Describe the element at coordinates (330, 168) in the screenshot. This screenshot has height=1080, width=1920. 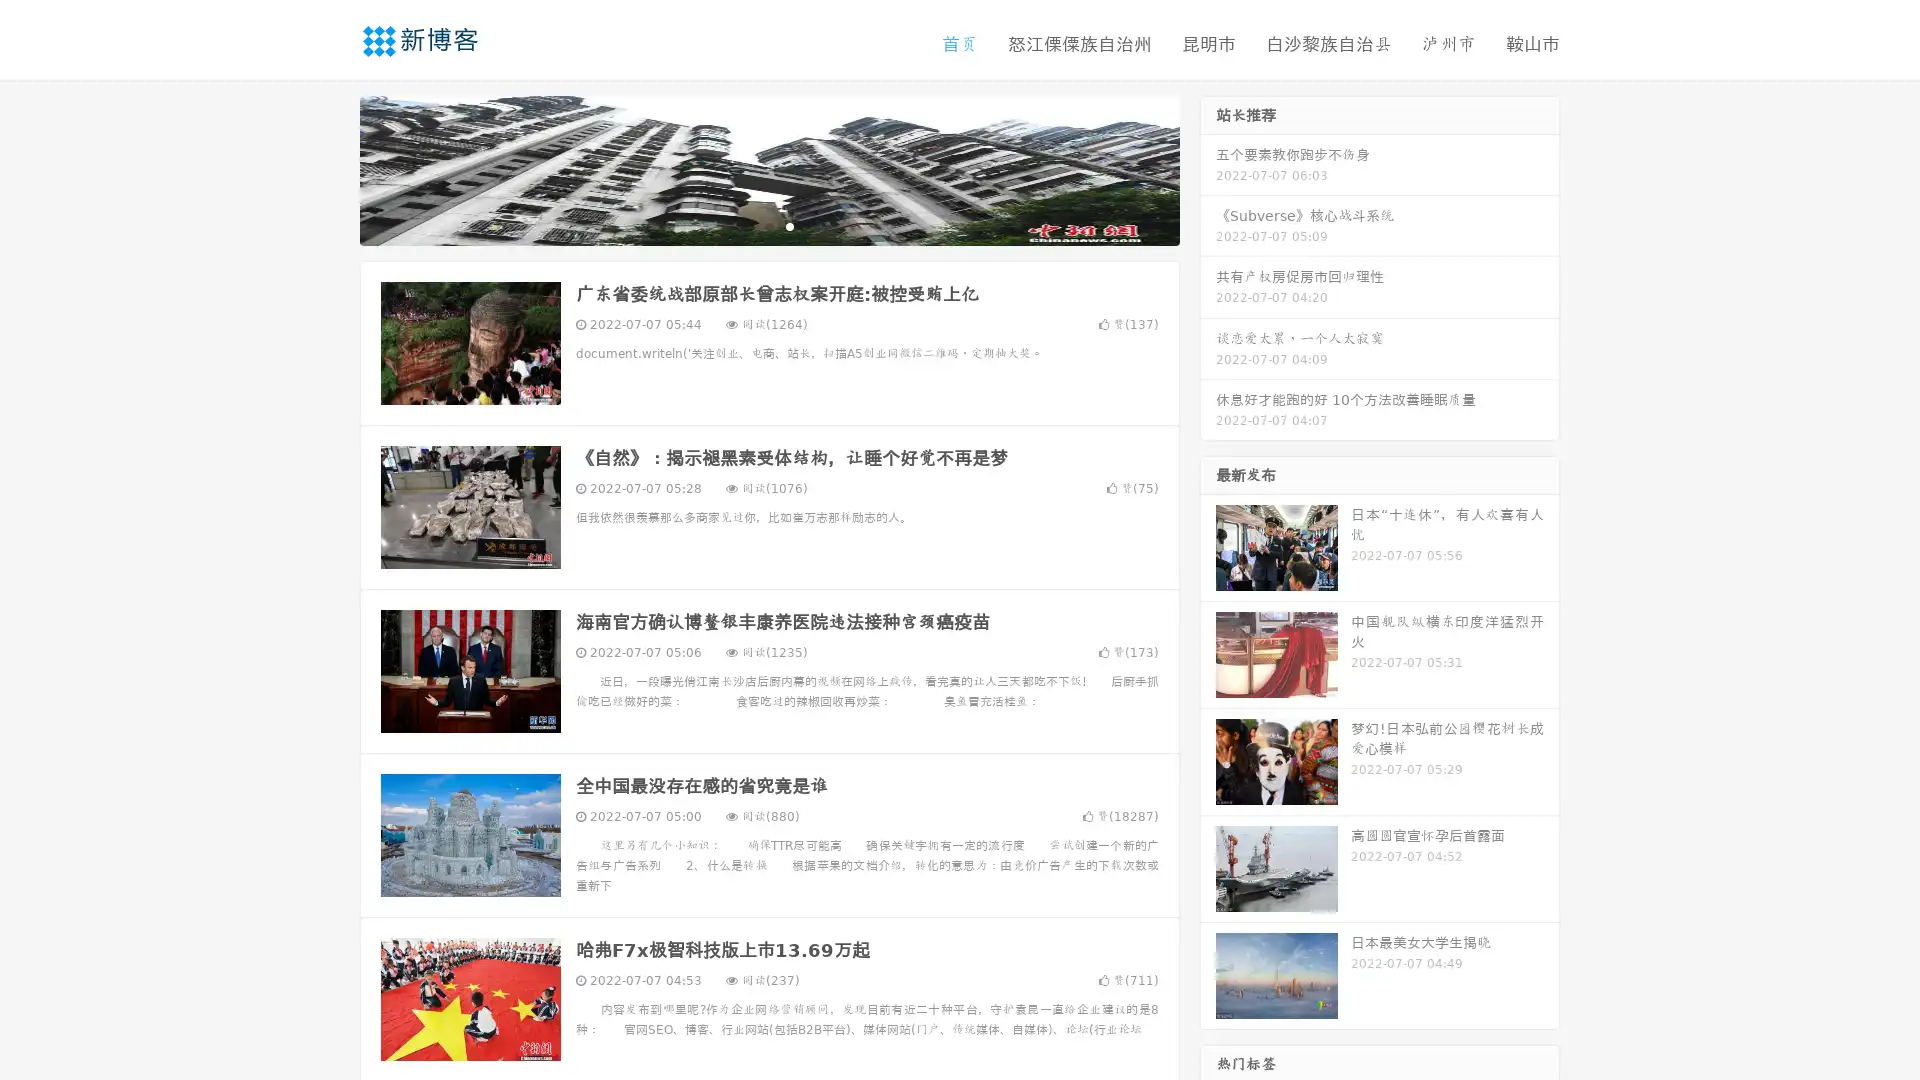
I see `Previous slide` at that location.